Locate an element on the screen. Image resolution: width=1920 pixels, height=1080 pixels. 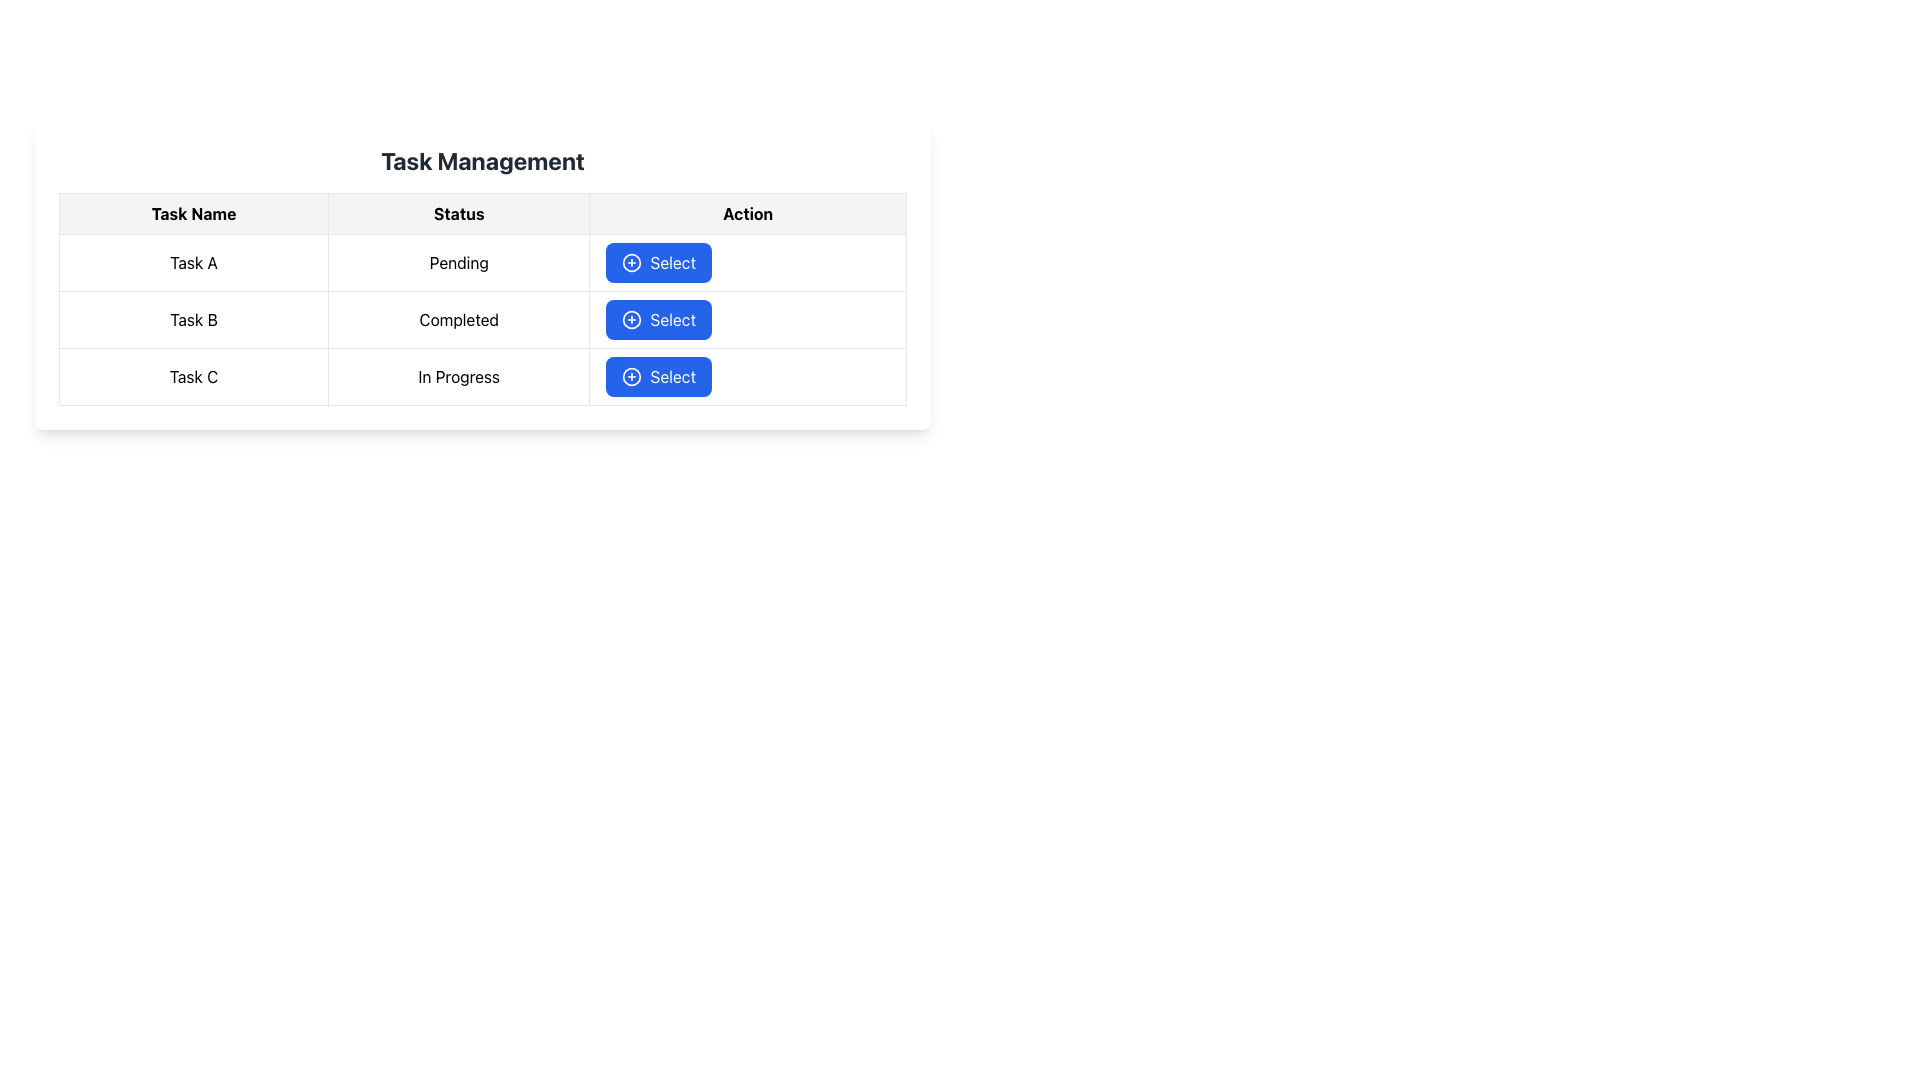
the circular SVG element located in the first row of the table under the 'Action' column, positioned to the left of the 'Select' button is located at coordinates (631, 261).